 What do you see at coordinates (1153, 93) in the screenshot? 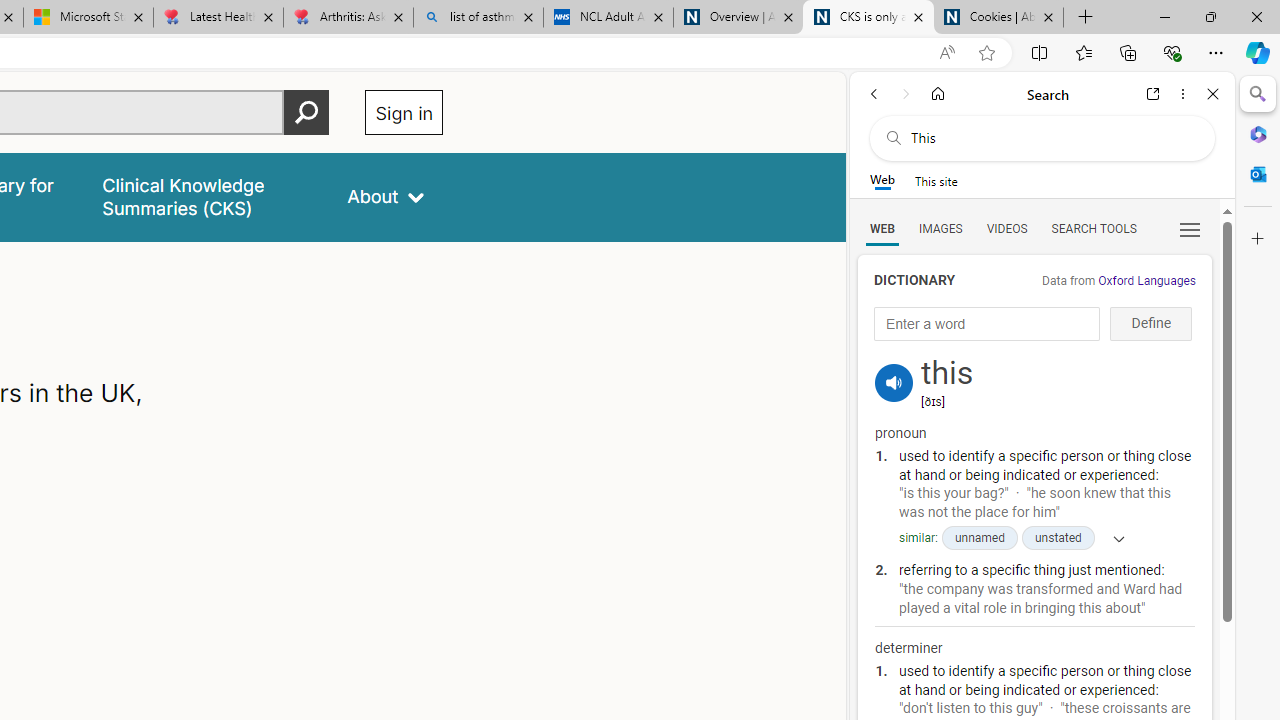
I see `'Open link in new tab'` at bounding box center [1153, 93].